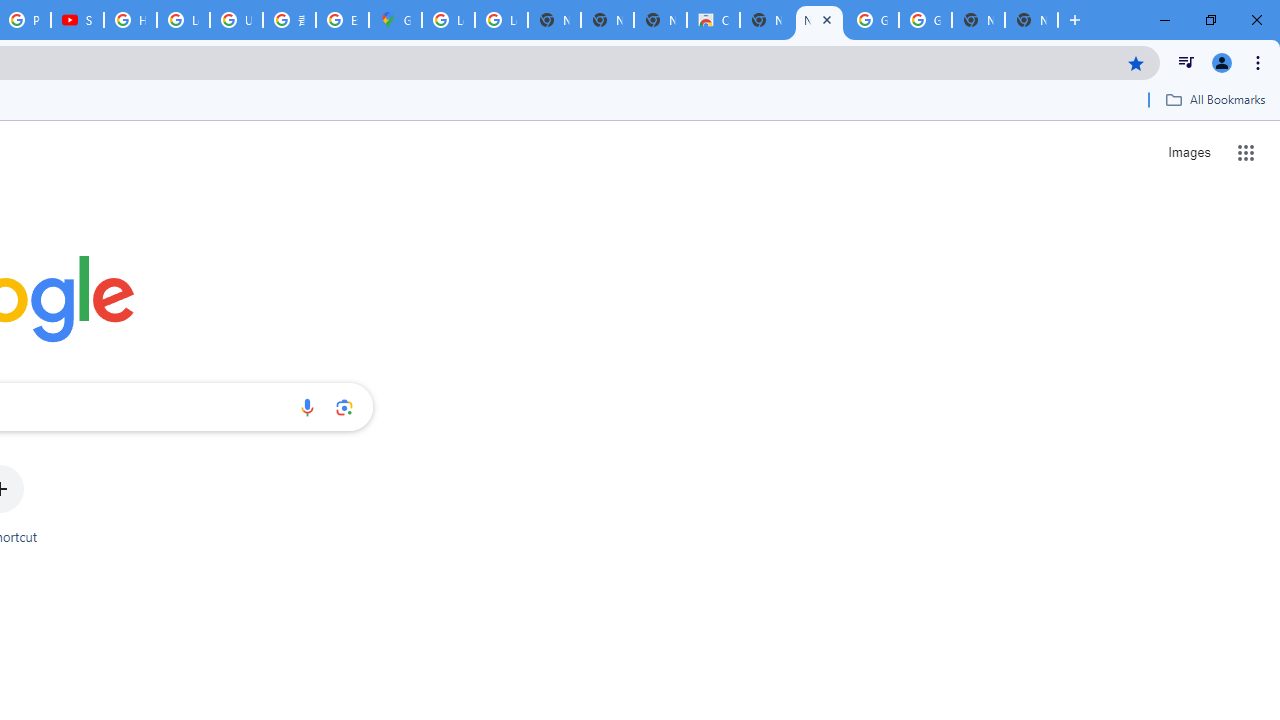 This screenshot has height=720, width=1280. I want to click on 'Explore new street-level details - Google Maps Help', so click(342, 20).